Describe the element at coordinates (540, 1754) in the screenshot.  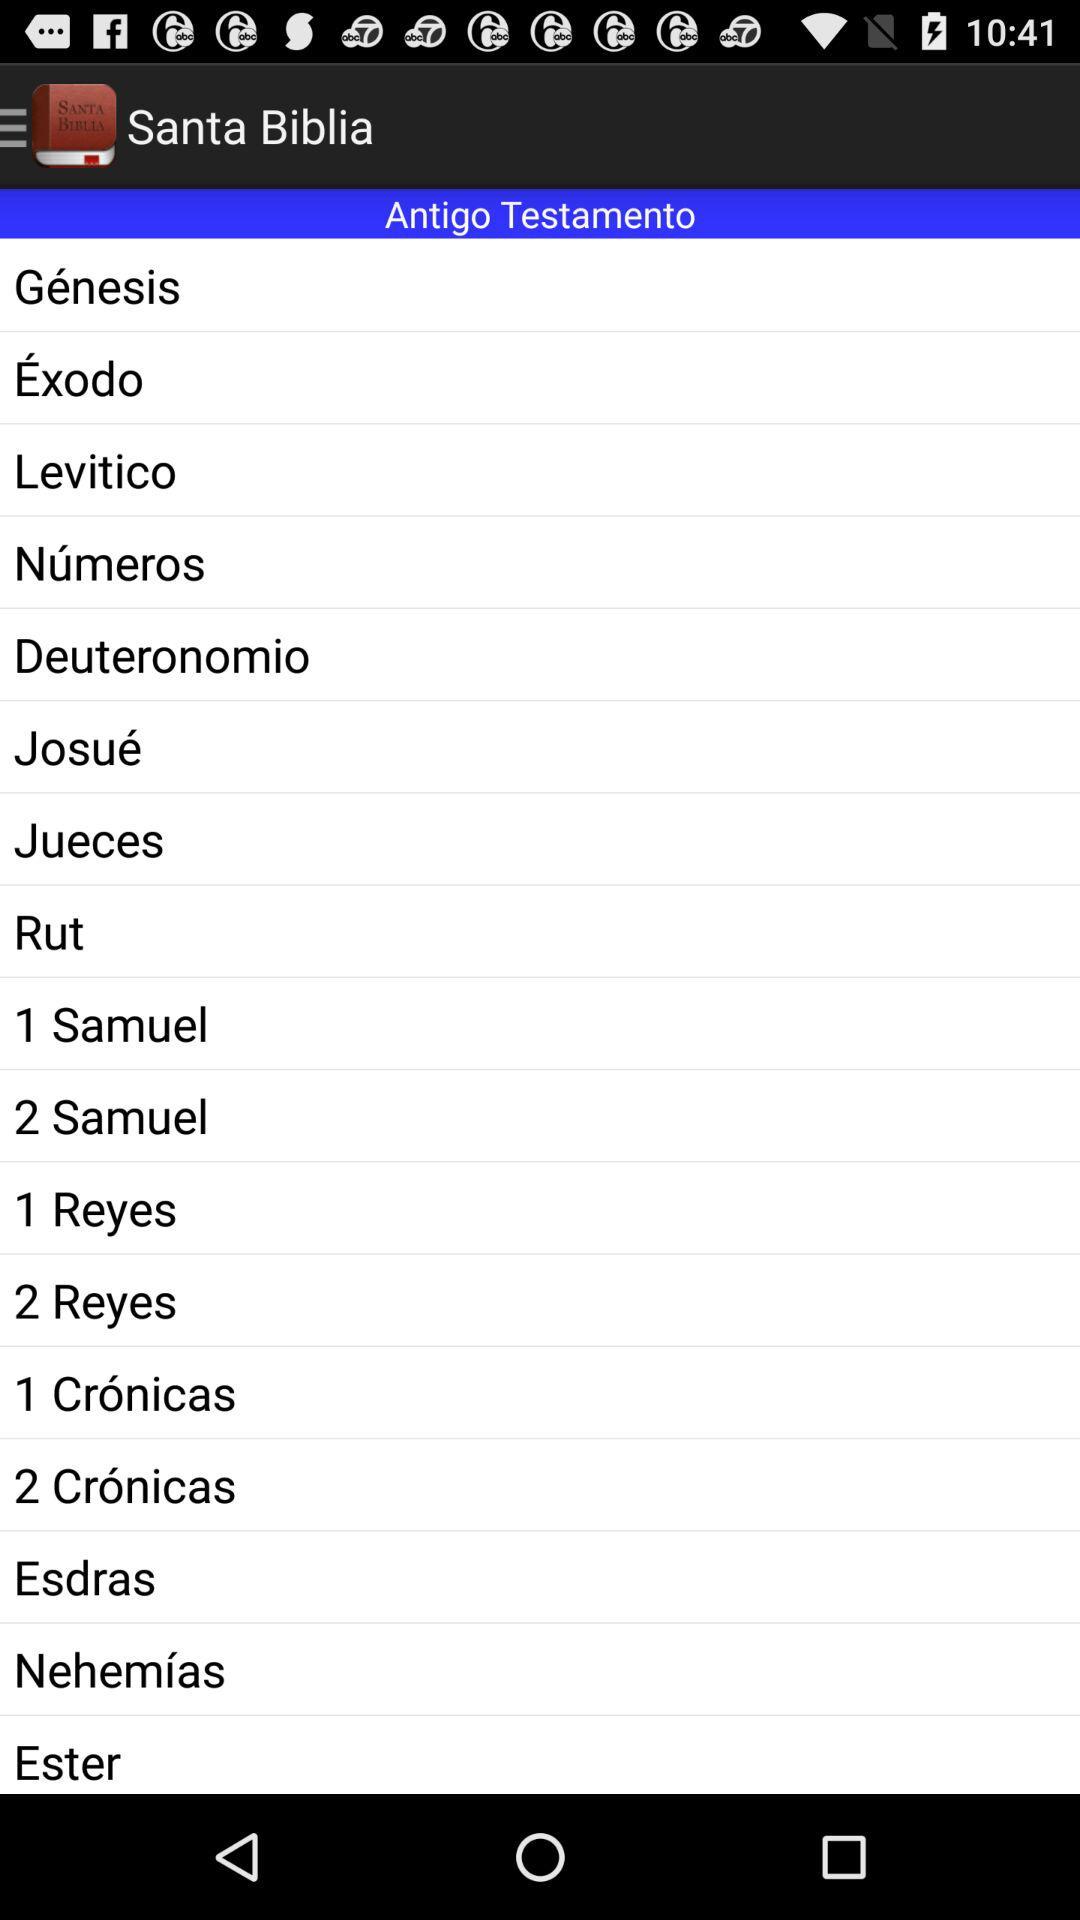
I see `the ester app` at that location.